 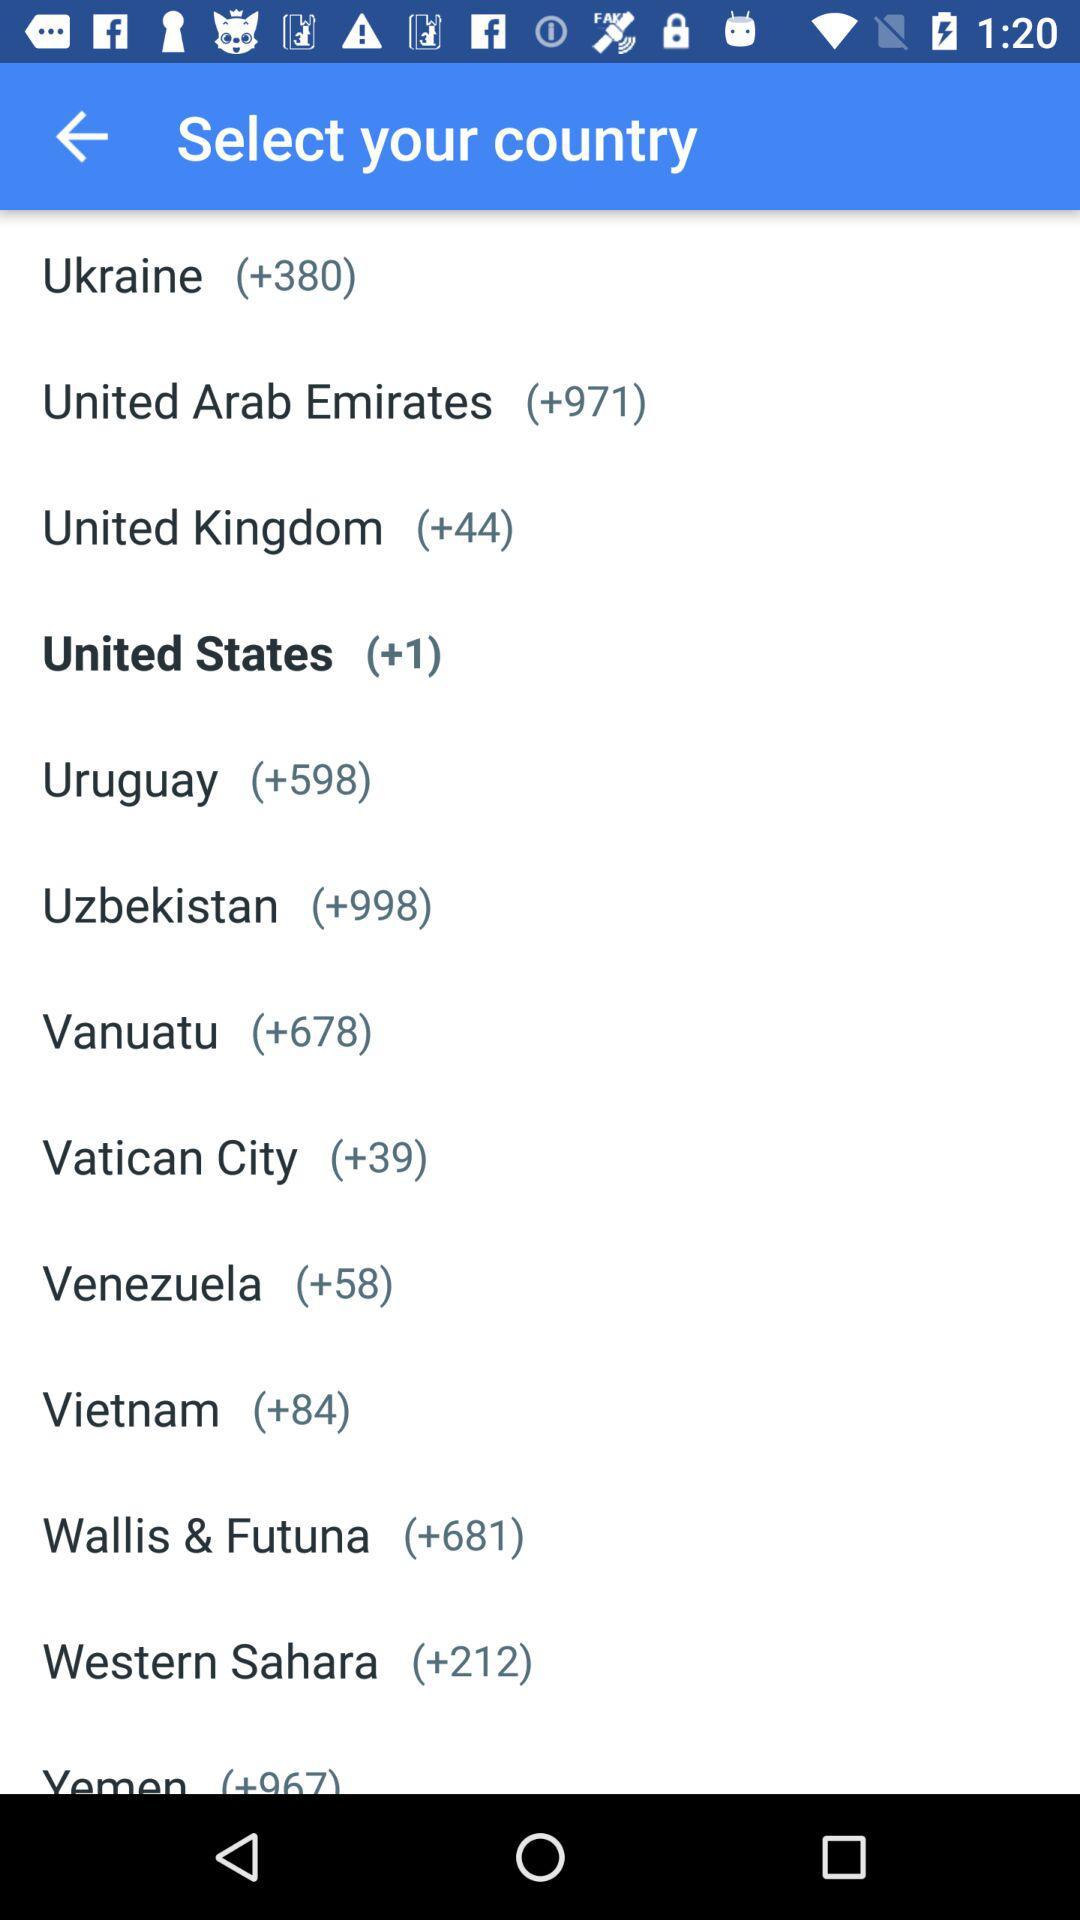 I want to click on the arrow_backward icon, so click(x=80, y=135).